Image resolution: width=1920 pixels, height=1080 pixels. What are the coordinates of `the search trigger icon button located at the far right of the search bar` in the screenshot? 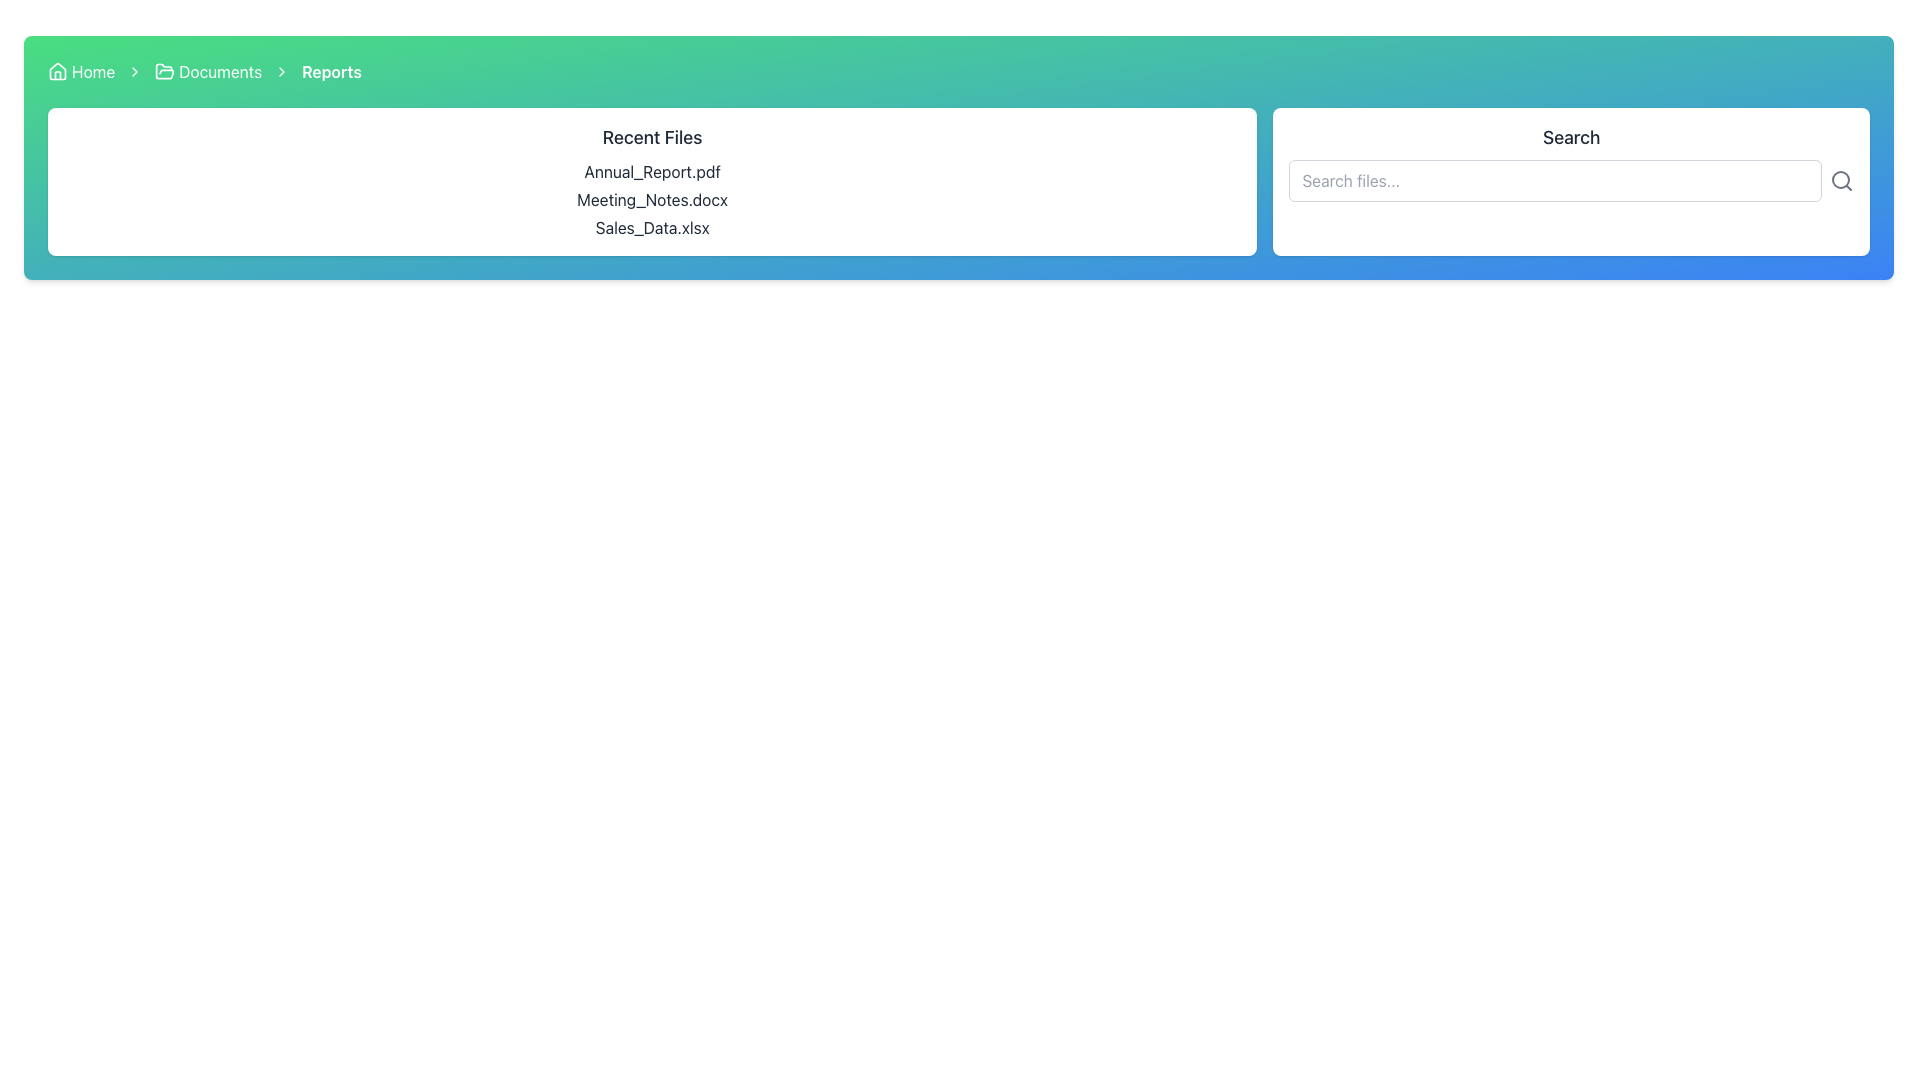 It's located at (1841, 181).